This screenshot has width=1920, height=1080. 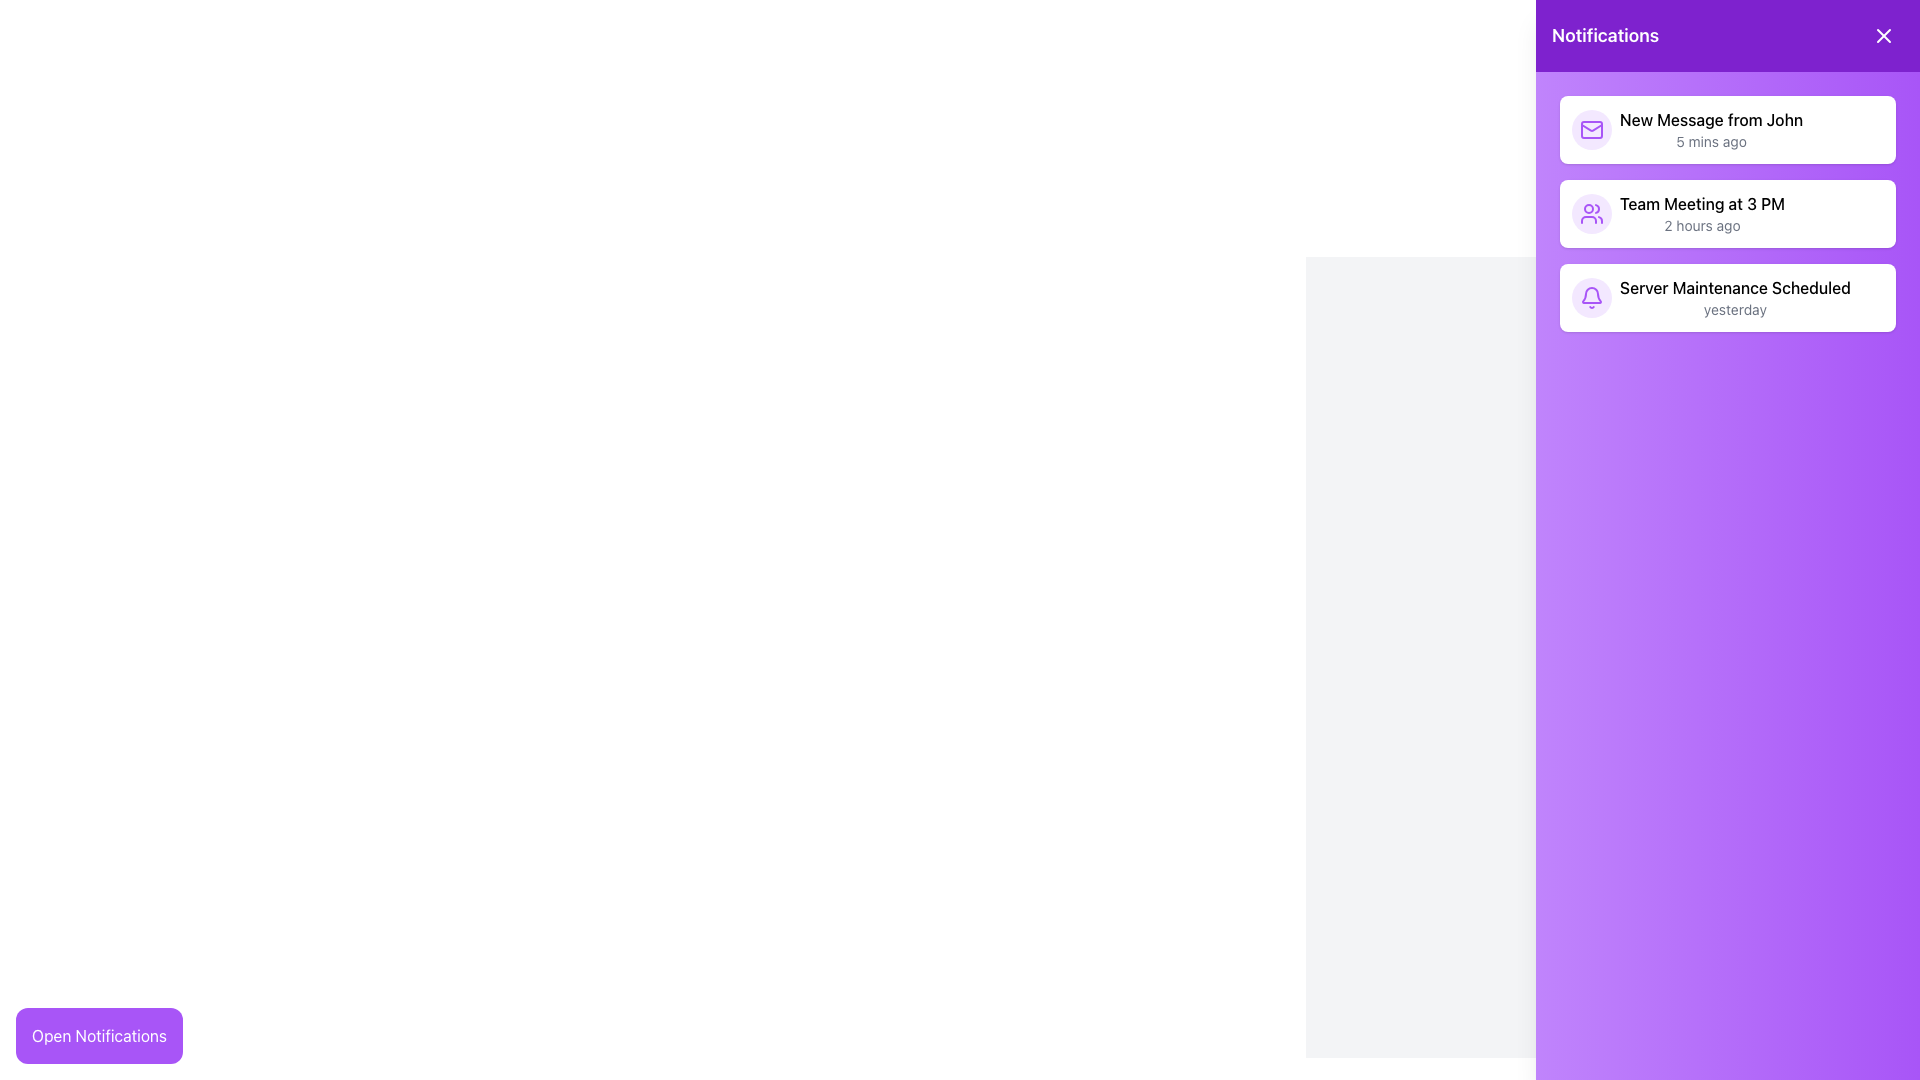 What do you see at coordinates (1591, 213) in the screenshot?
I see `the circular icon with a purple background and white outline representing a team, located to the left of the text in the 'Team Meeting at 3 PM' notification, which is the second notification in the vertically stacked list` at bounding box center [1591, 213].